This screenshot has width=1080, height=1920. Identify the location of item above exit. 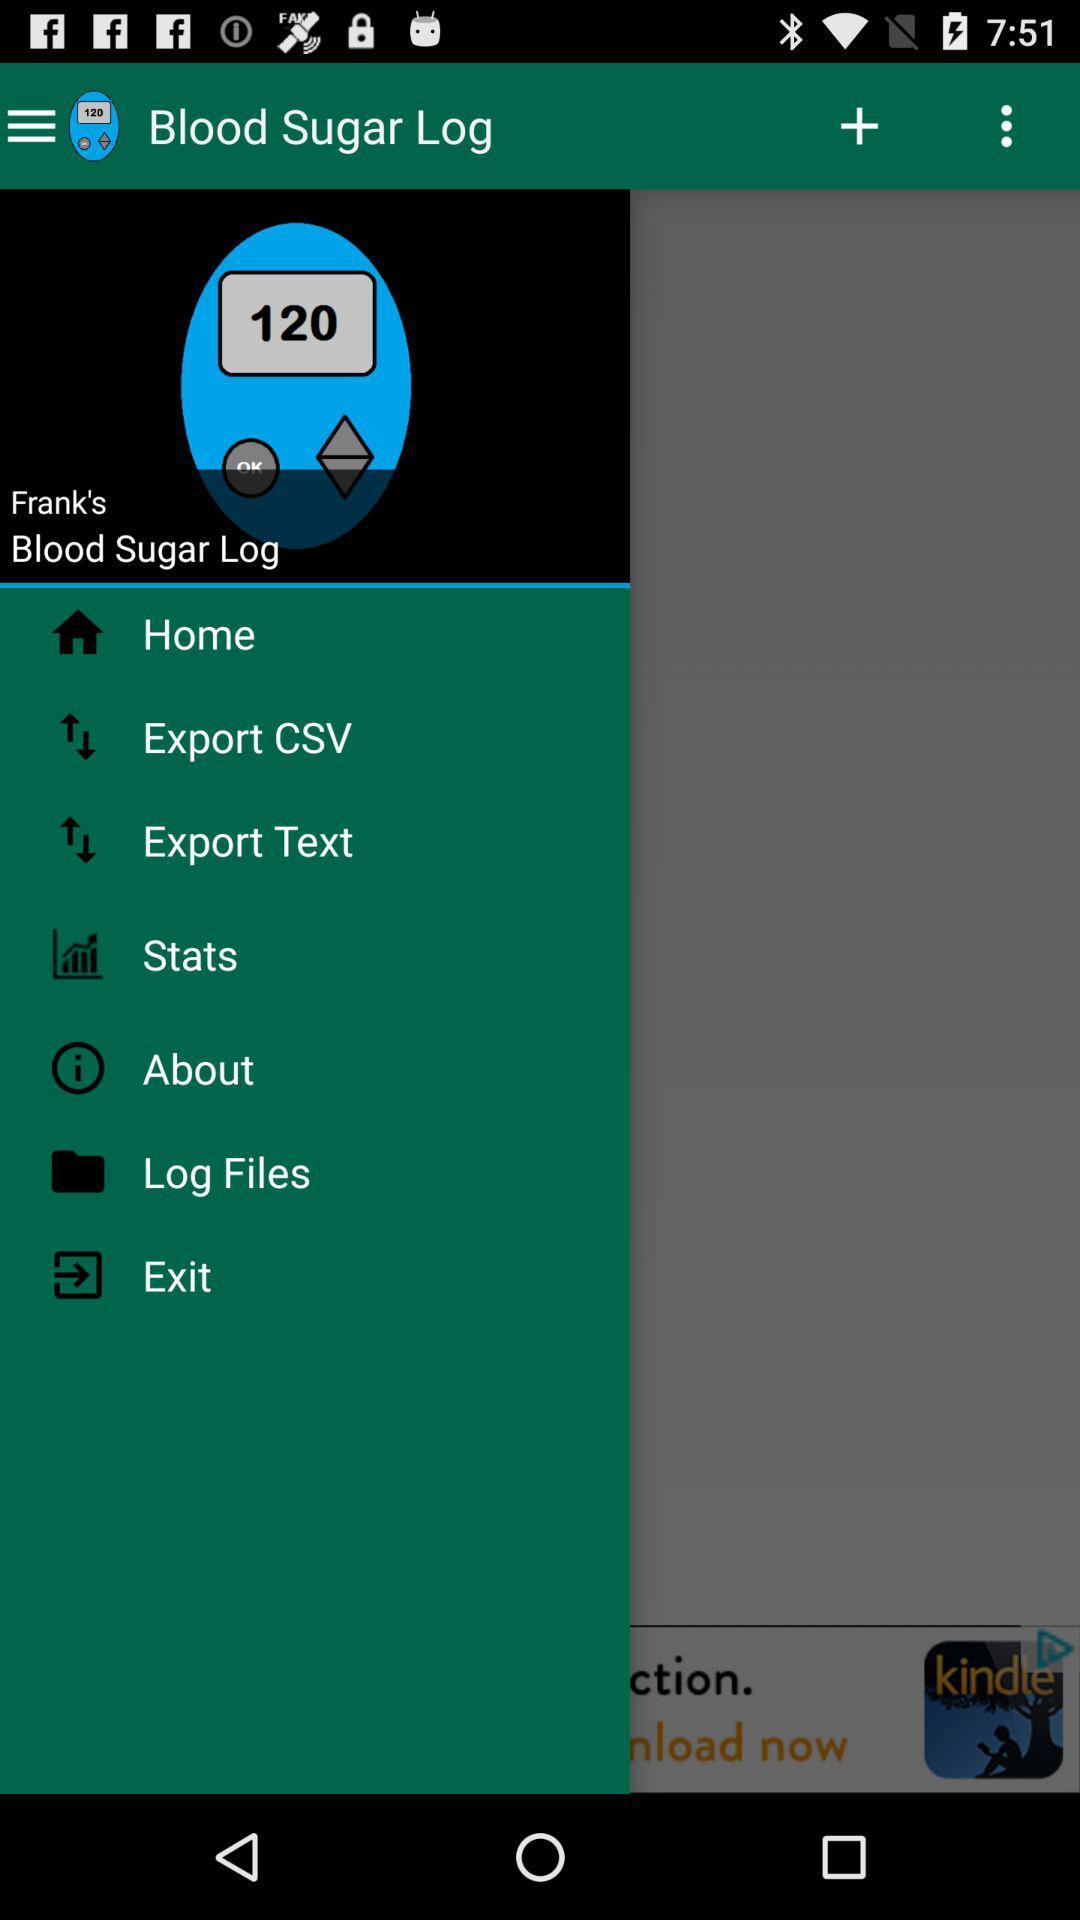
(279, 1171).